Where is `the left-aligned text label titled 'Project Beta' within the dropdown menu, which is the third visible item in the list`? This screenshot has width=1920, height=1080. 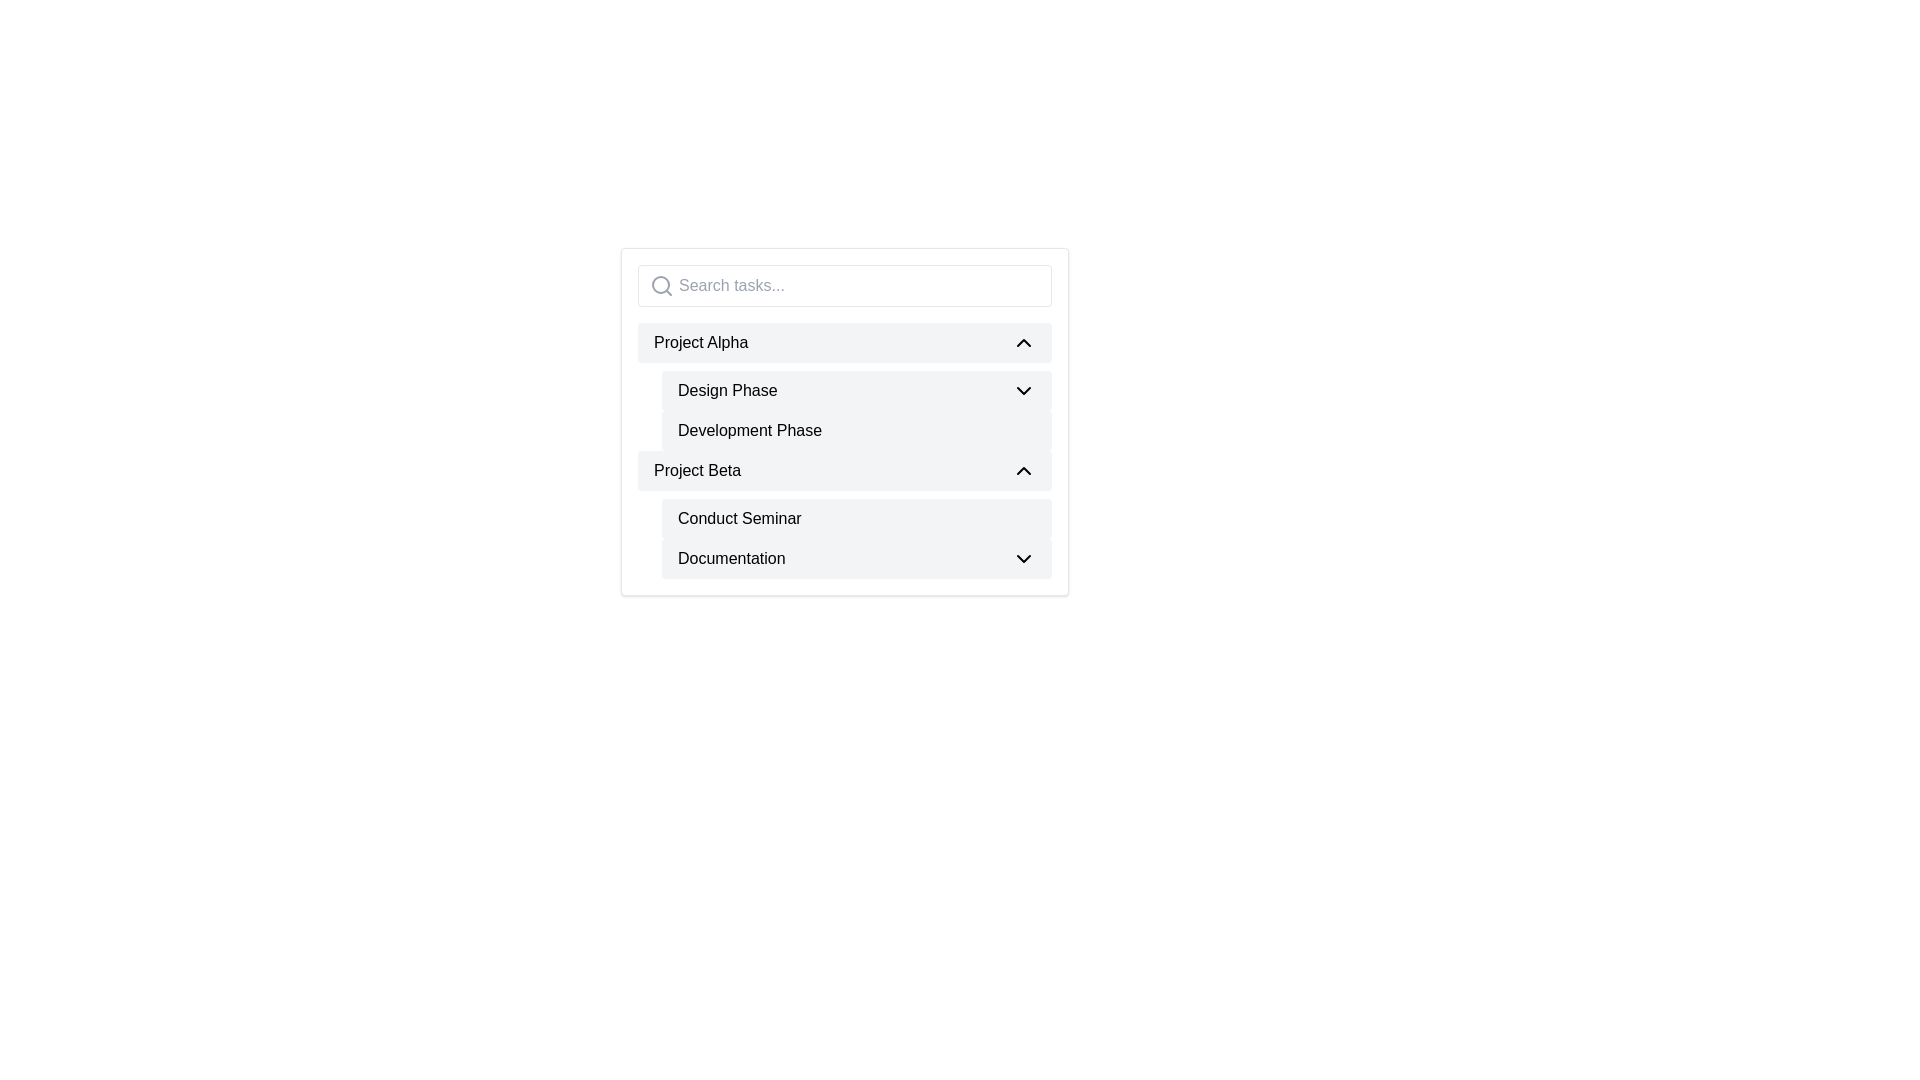 the left-aligned text label titled 'Project Beta' within the dropdown menu, which is the third visible item in the list is located at coordinates (697, 470).